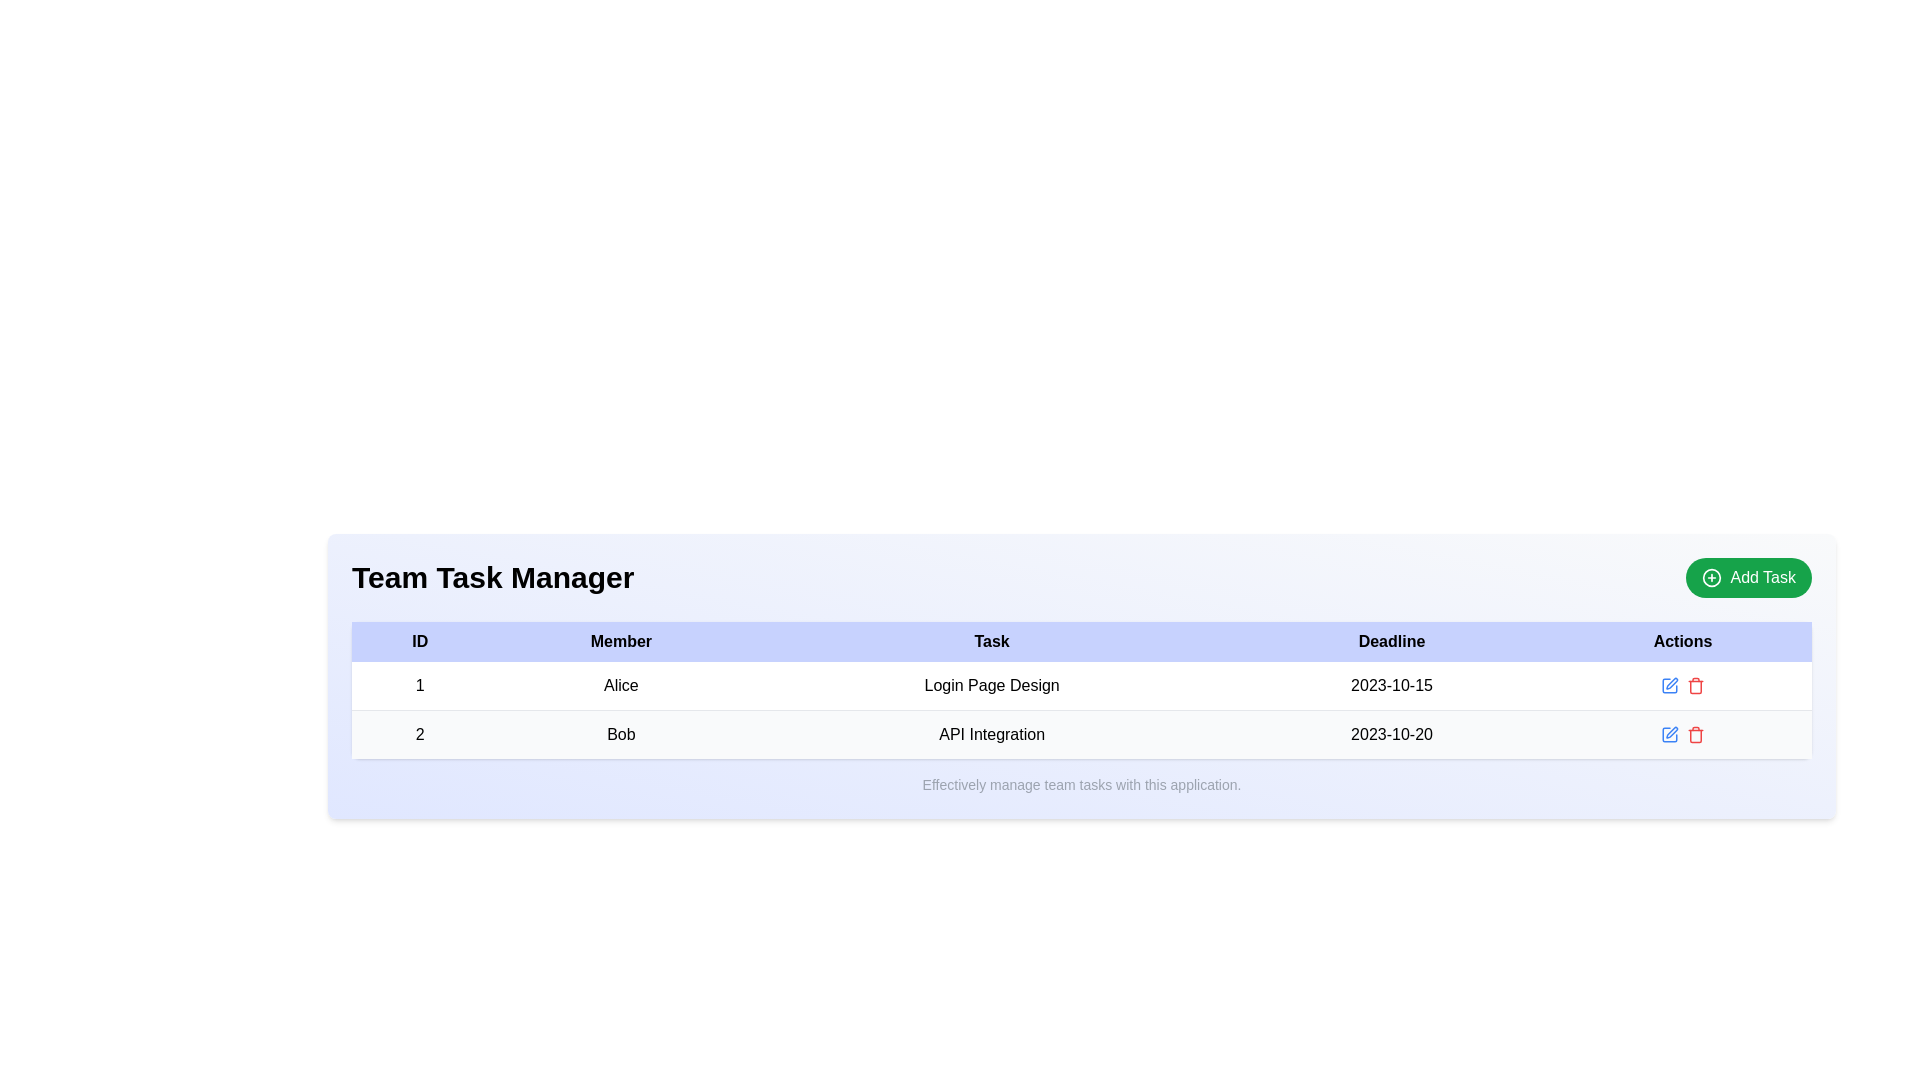  What do you see at coordinates (1694, 685) in the screenshot?
I see `the trash can icon button located at the rightmost section of the 'Actions' column` at bounding box center [1694, 685].